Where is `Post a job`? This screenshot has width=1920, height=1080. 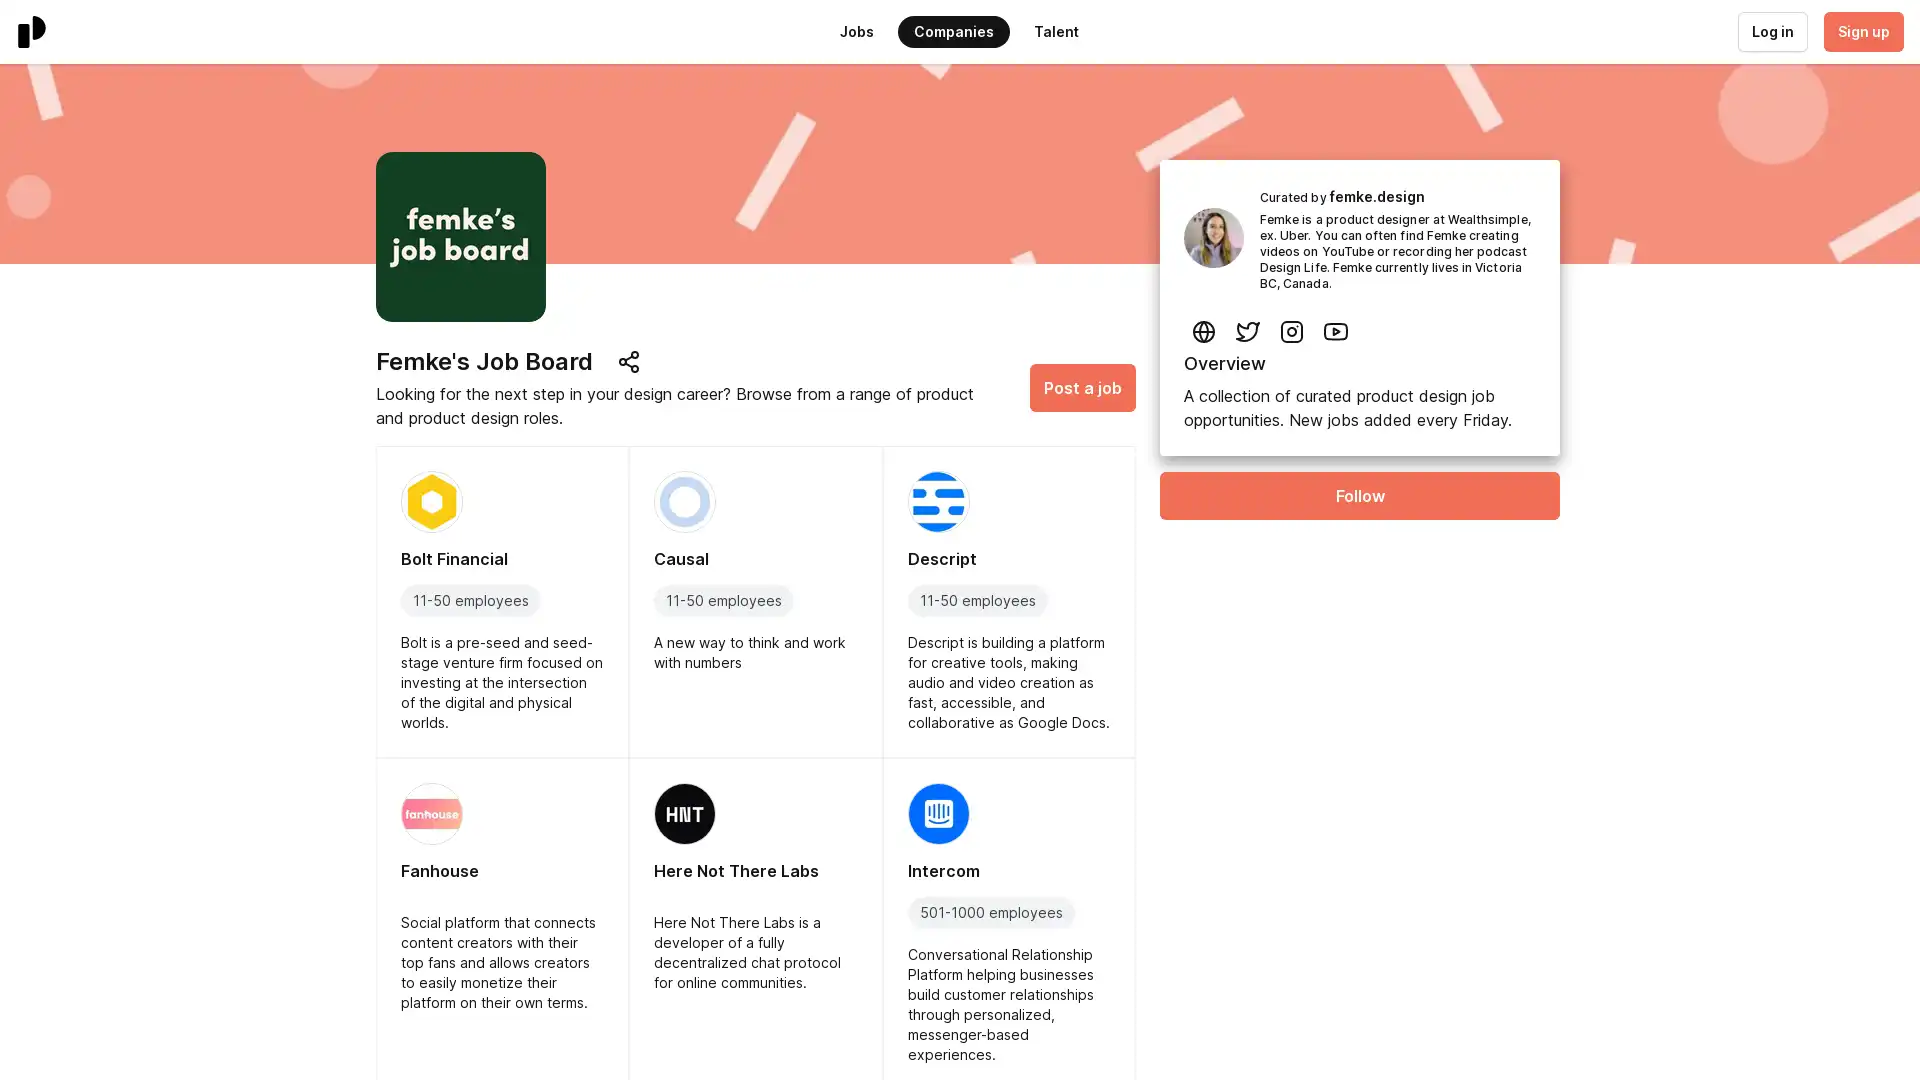
Post a job is located at coordinates (1082, 388).